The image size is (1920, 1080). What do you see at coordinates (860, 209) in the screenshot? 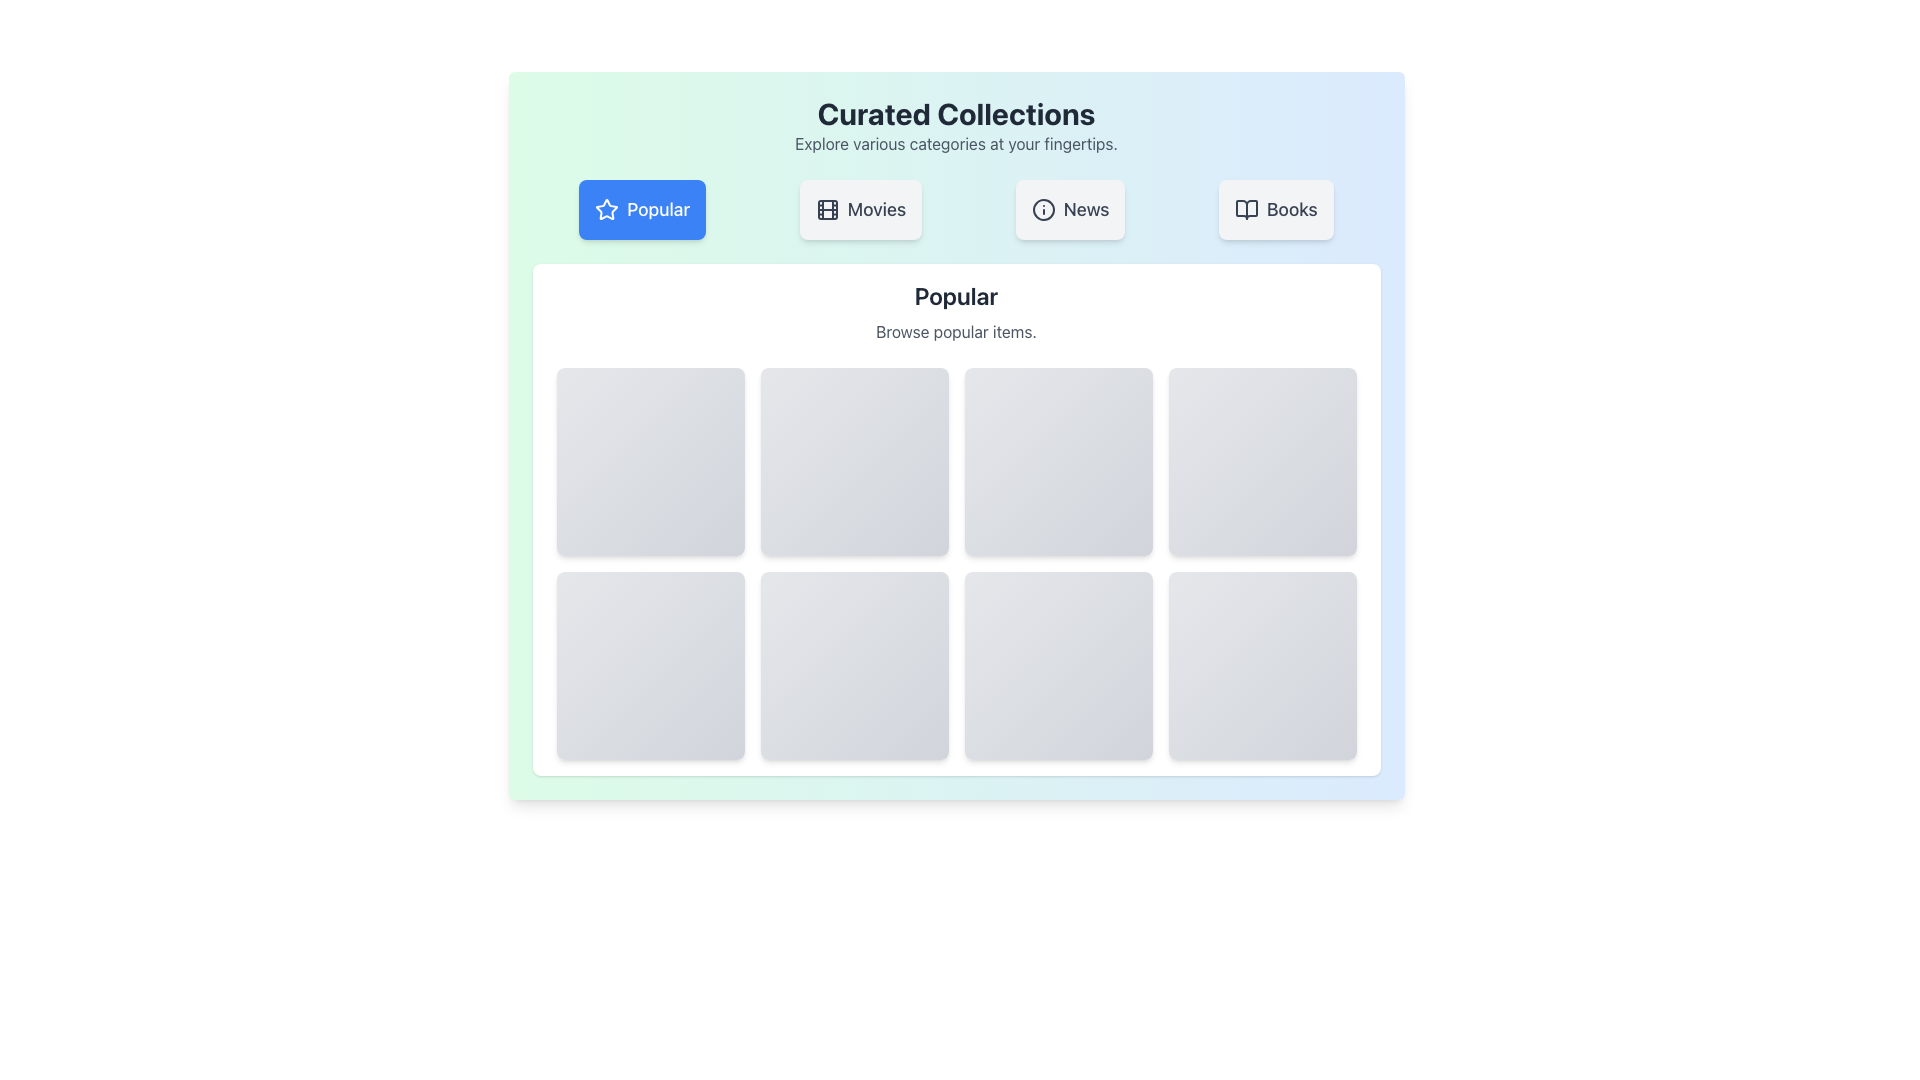
I see `the 'Movies' button with a film reel icon` at bounding box center [860, 209].